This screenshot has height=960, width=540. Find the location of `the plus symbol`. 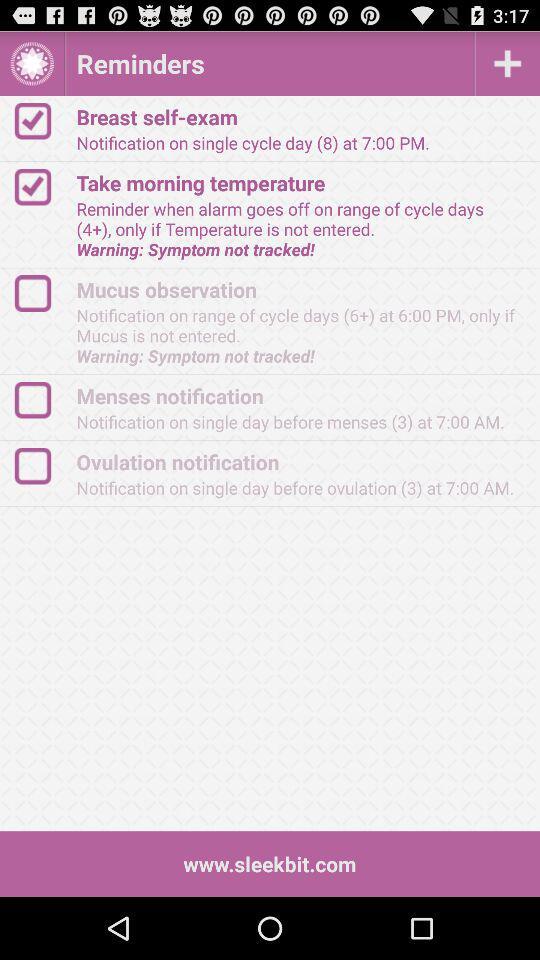

the plus symbol is located at coordinates (507, 64).